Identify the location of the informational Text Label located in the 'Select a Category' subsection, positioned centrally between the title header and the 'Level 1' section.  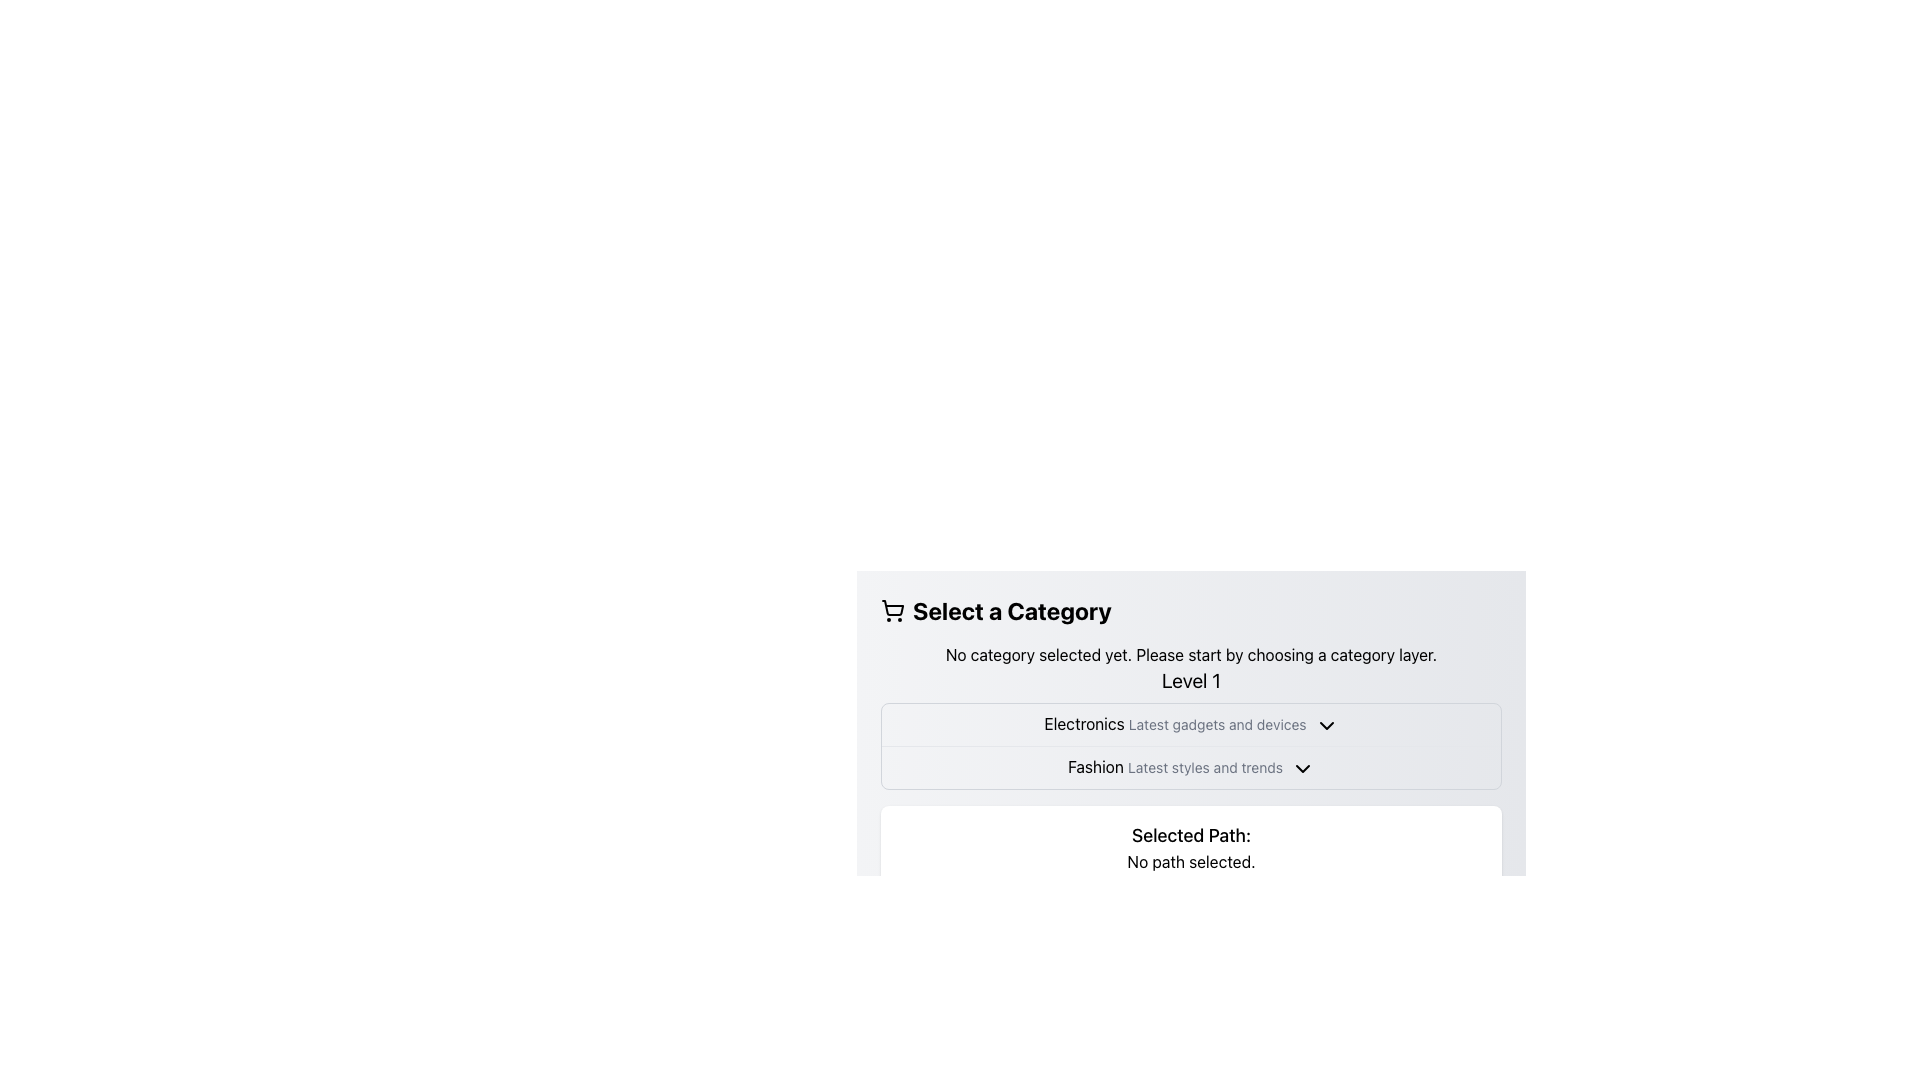
(1191, 655).